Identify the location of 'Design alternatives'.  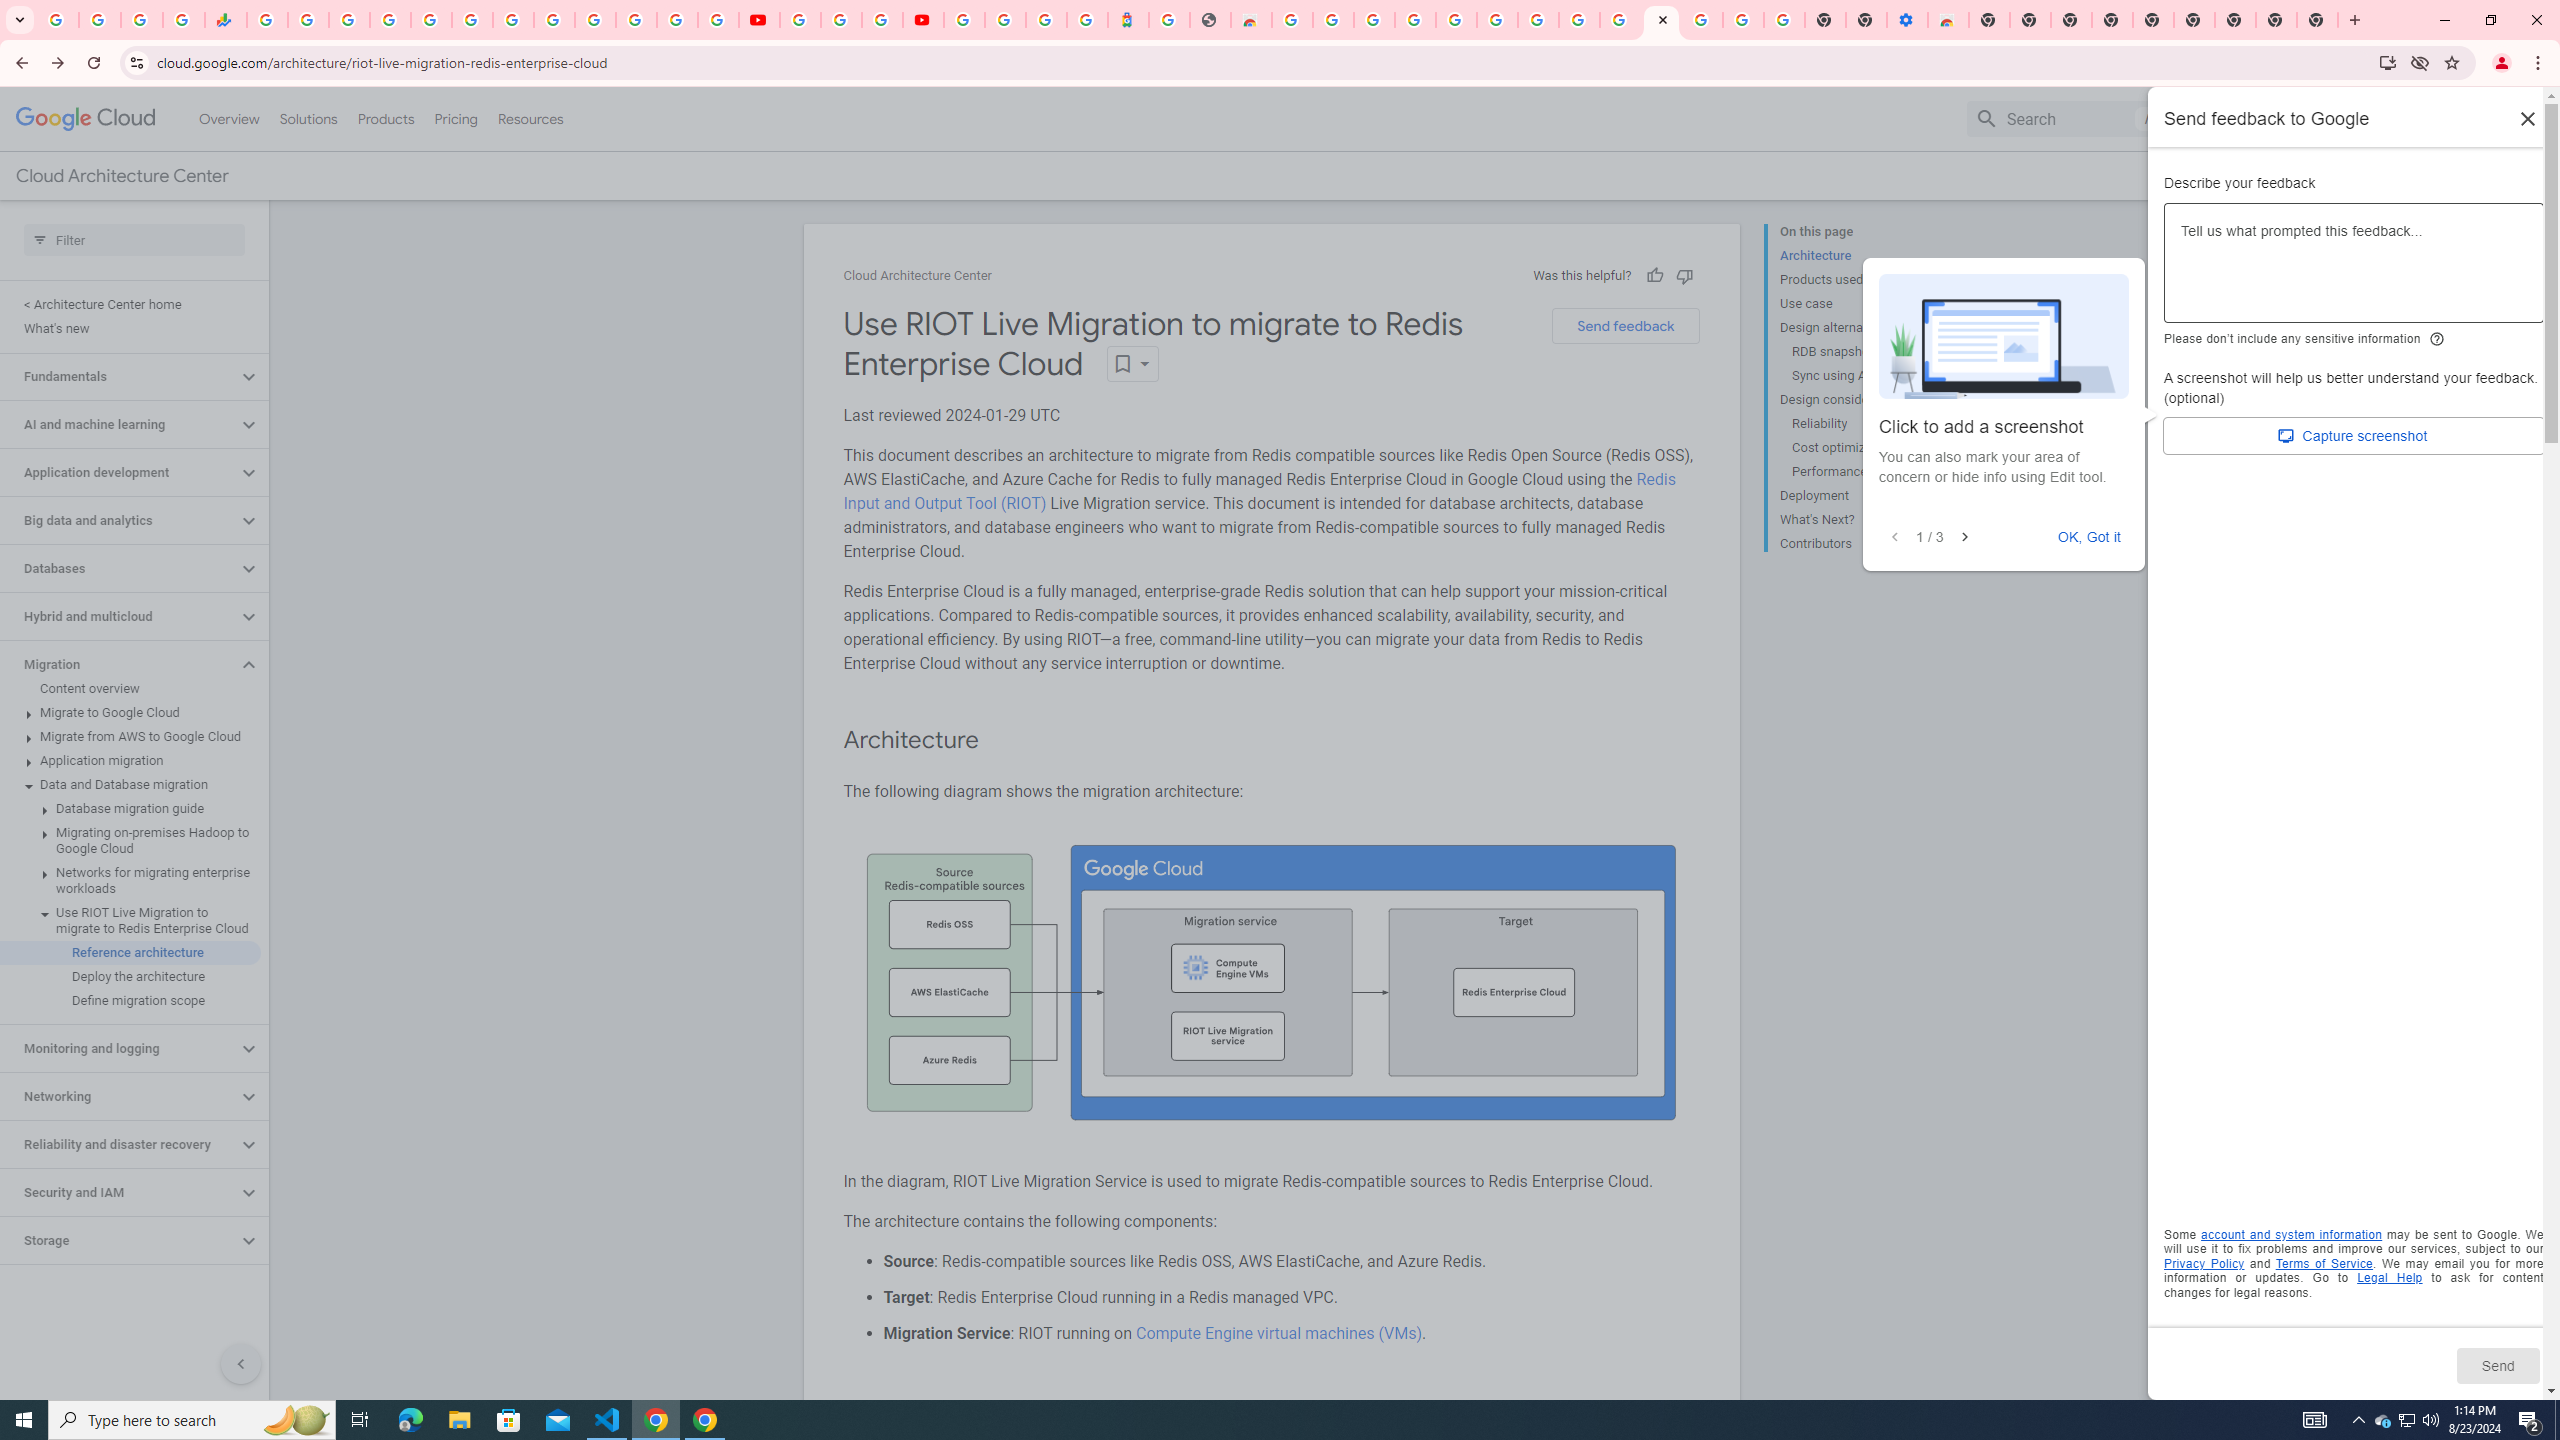
(1860, 326).